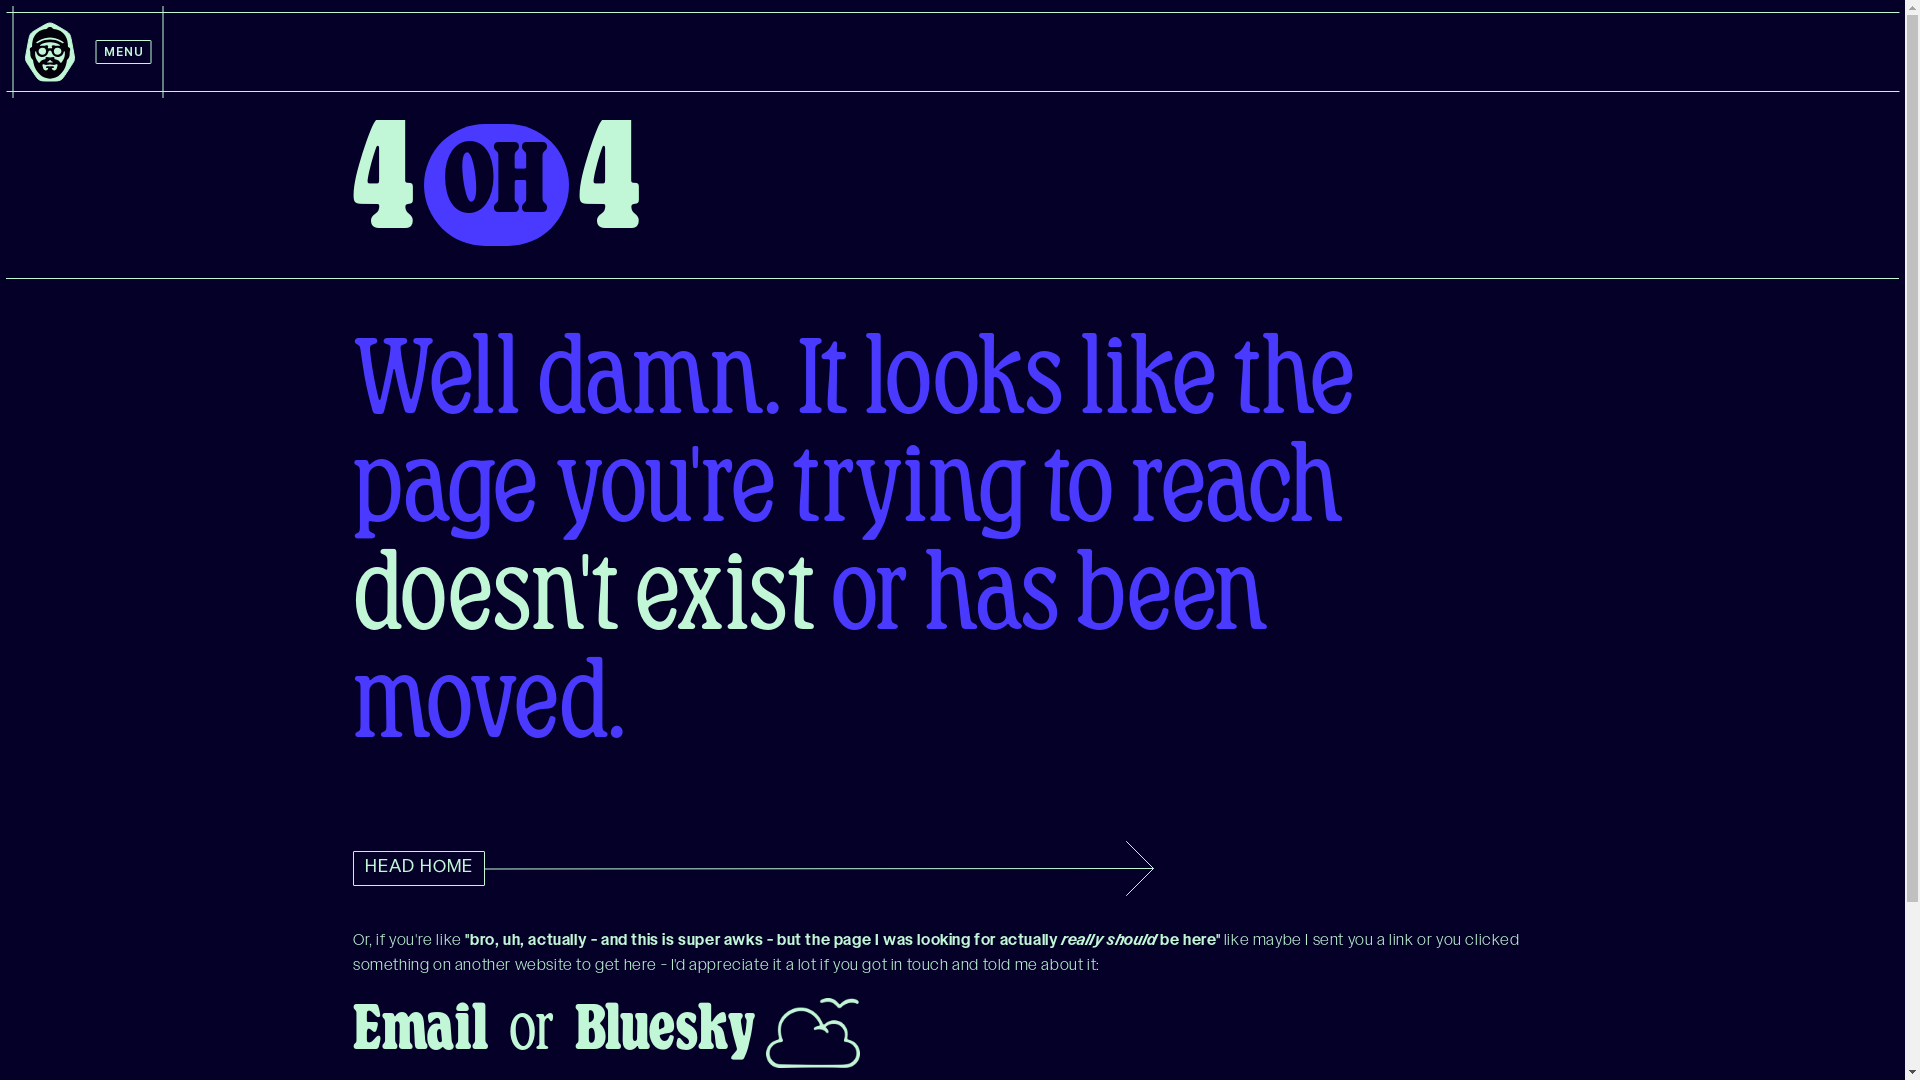  I want to click on 'HEAD HOME', so click(416, 866).